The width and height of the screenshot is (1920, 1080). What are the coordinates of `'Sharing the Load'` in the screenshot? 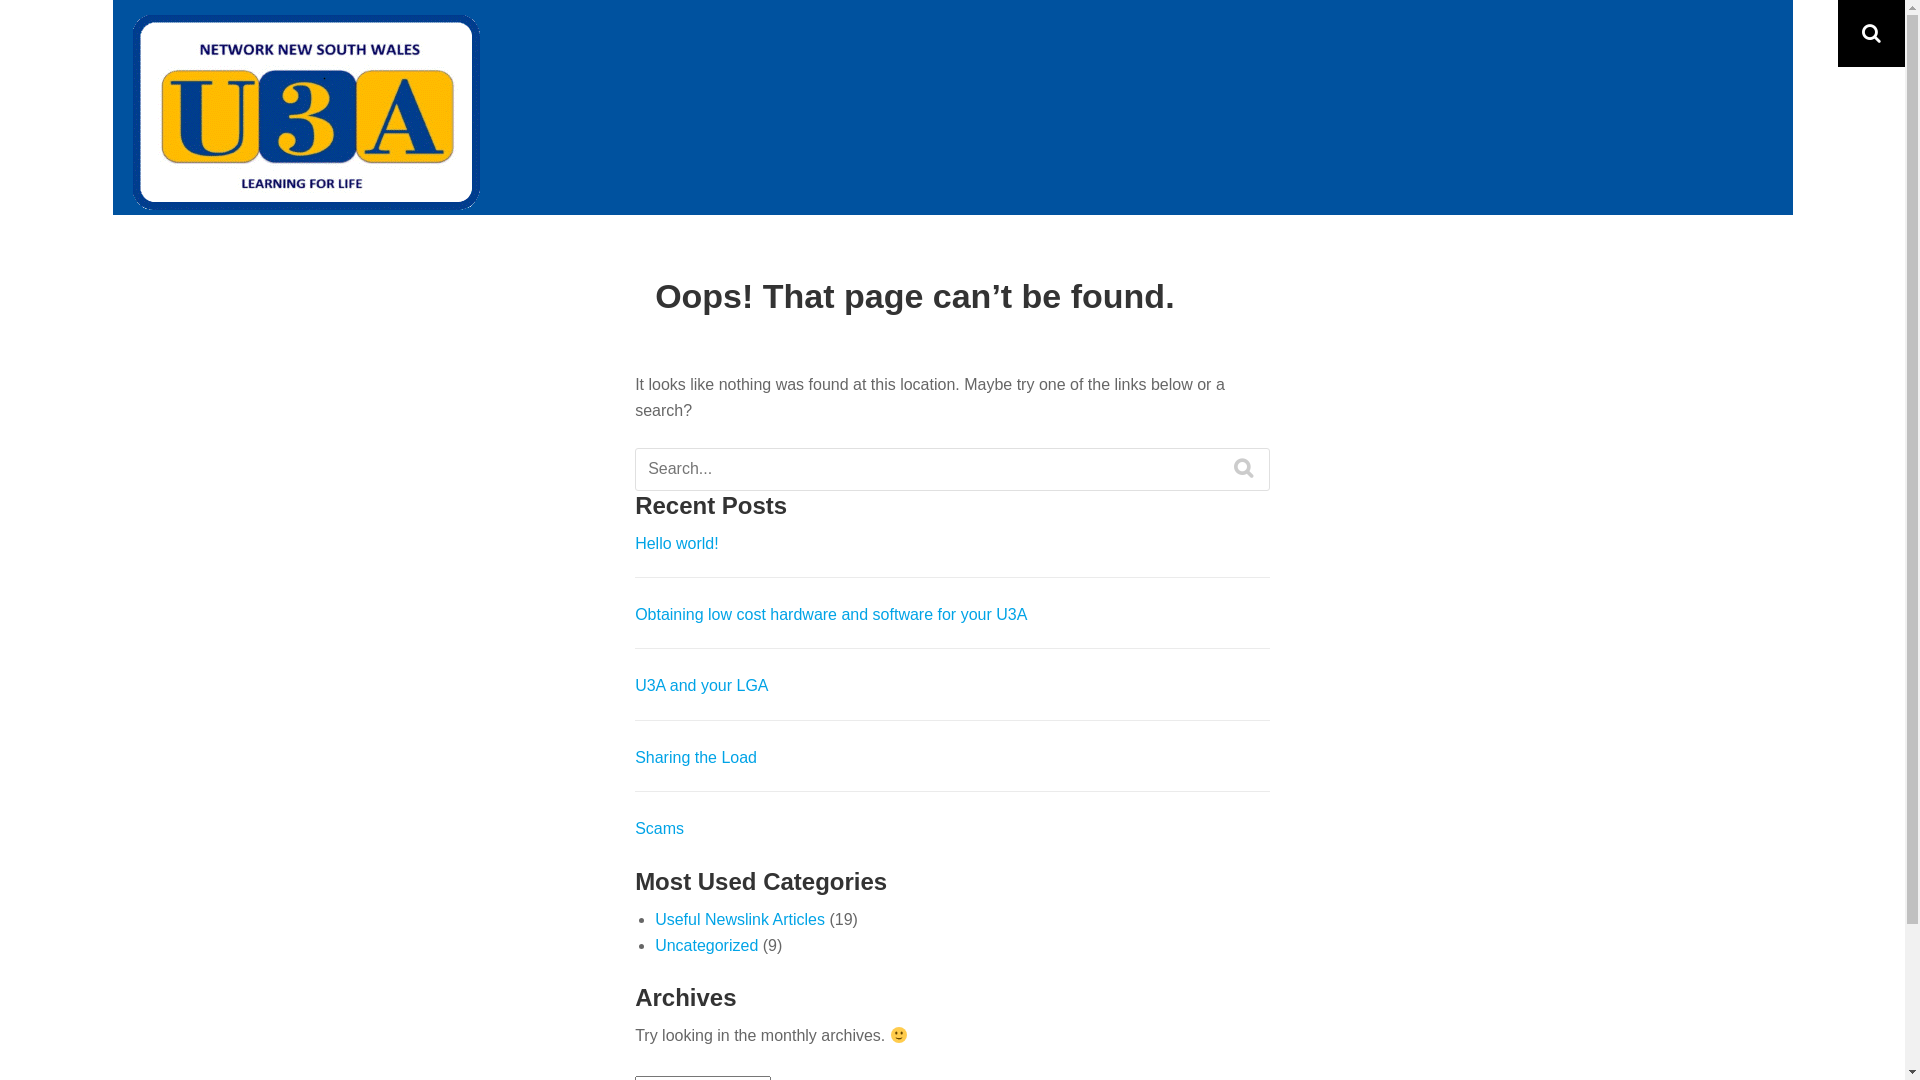 It's located at (696, 757).